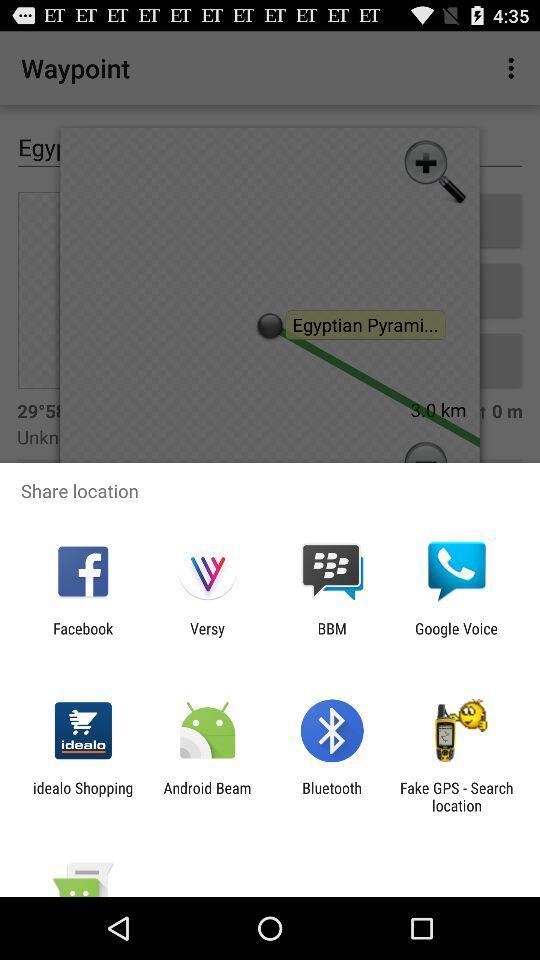  Describe the element at coordinates (206, 636) in the screenshot. I see `the app next to the bbm icon` at that location.